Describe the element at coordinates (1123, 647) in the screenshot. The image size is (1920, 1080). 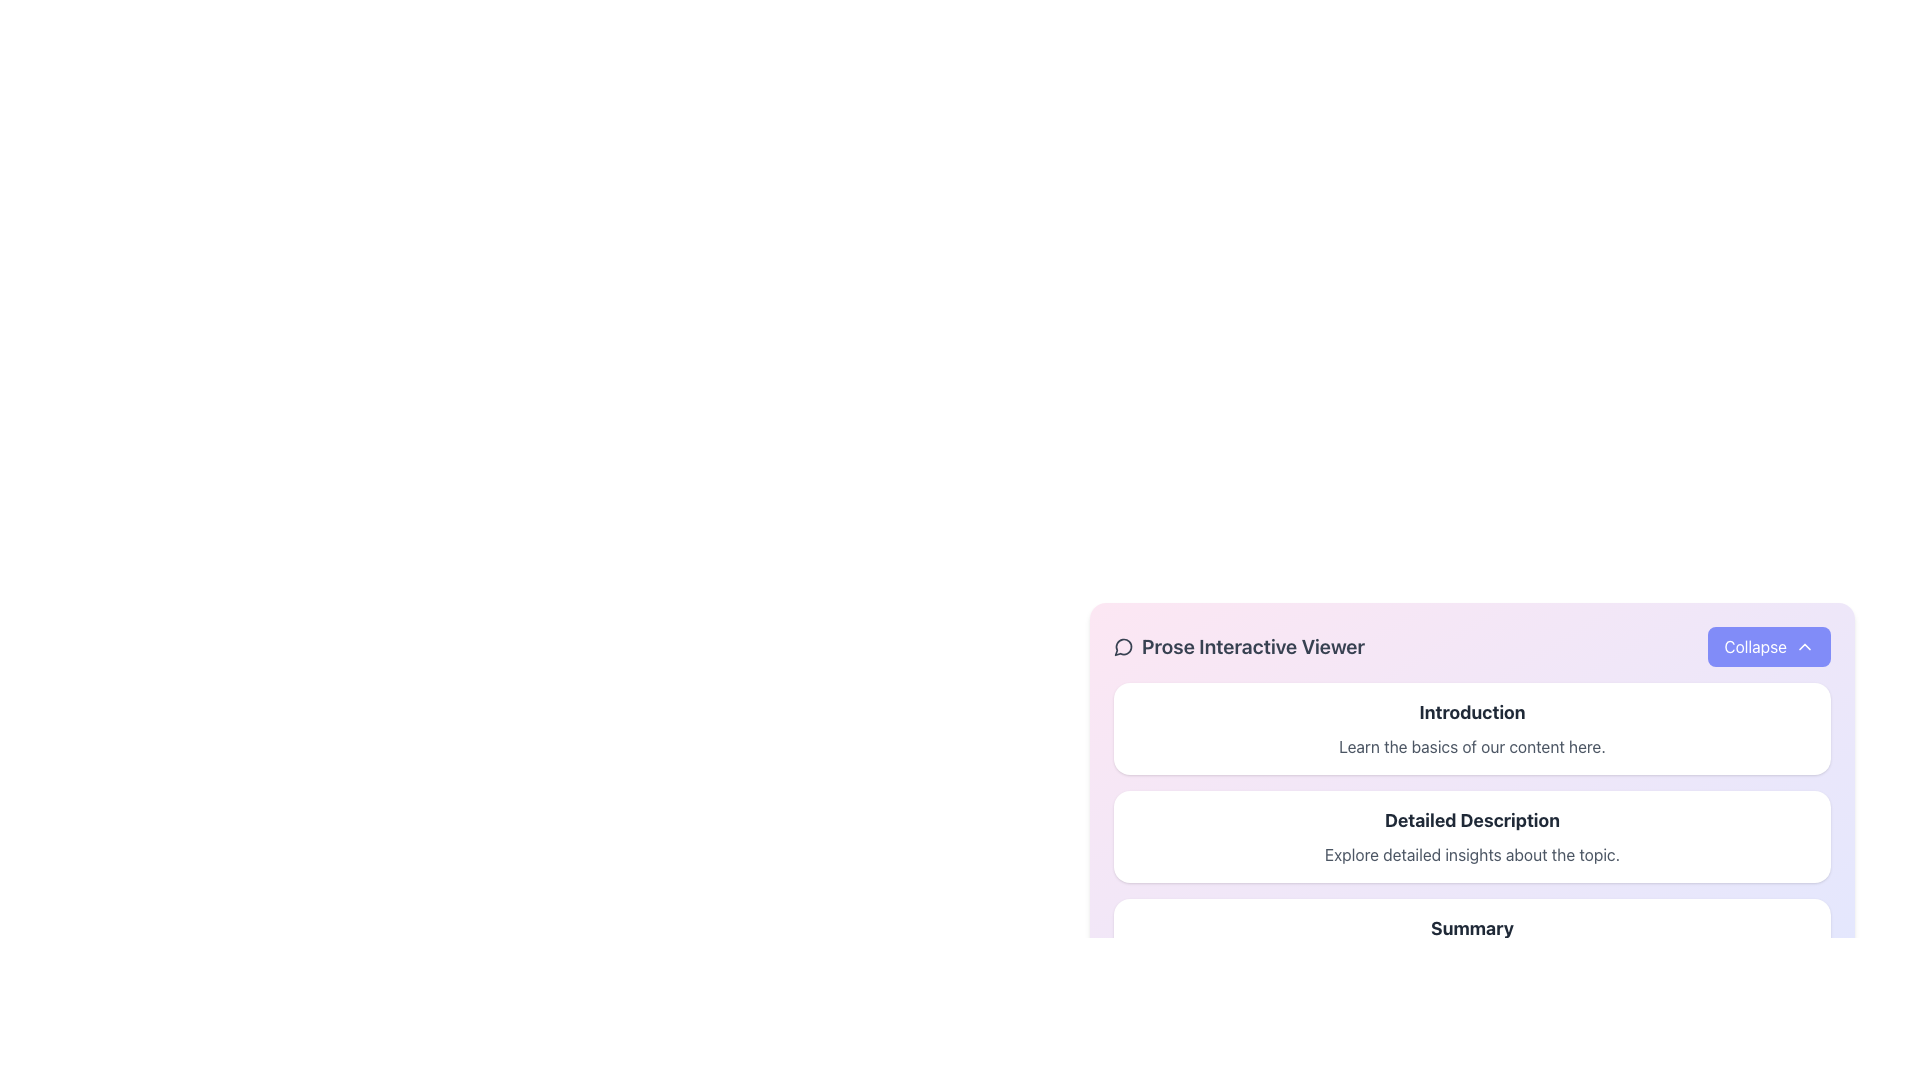
I see `the decorative or functional icon located at the top-left corner next to the 'Prose Interactive Viewer' text, which indicates message-related features` at that location.